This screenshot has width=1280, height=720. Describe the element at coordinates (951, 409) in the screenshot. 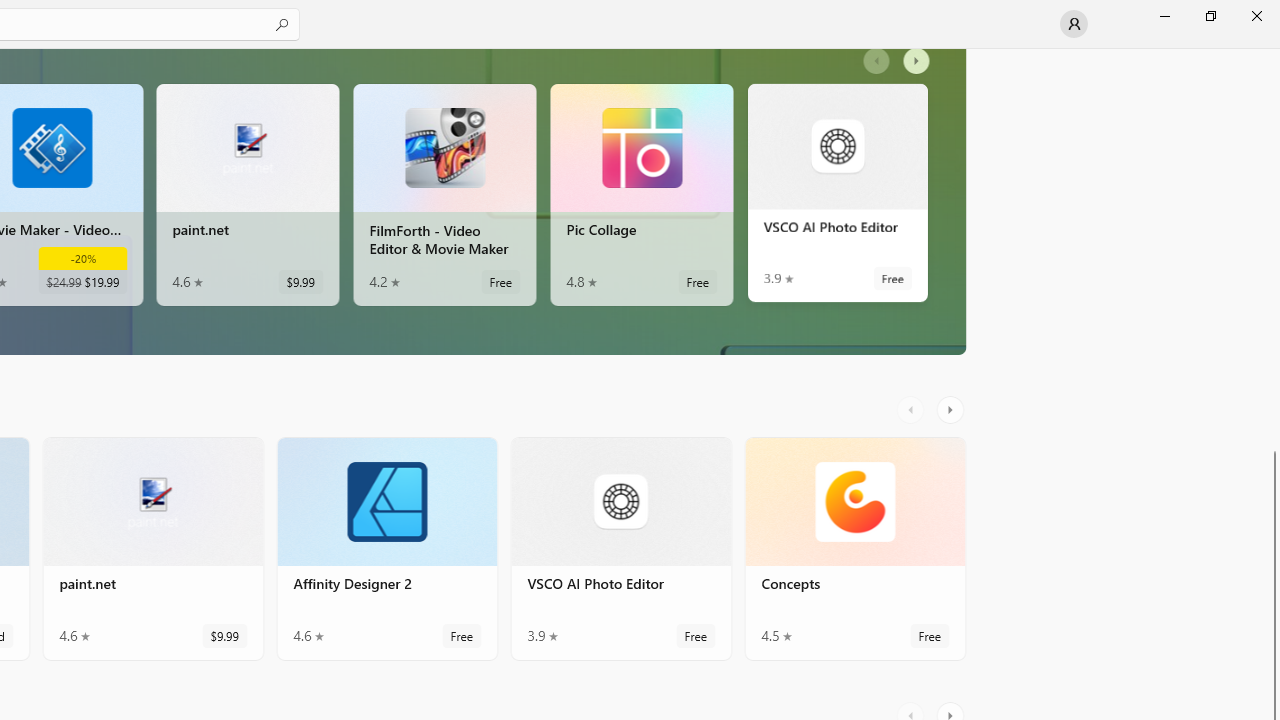

I see `'AutomationID: RightScrollButton'` at that location.